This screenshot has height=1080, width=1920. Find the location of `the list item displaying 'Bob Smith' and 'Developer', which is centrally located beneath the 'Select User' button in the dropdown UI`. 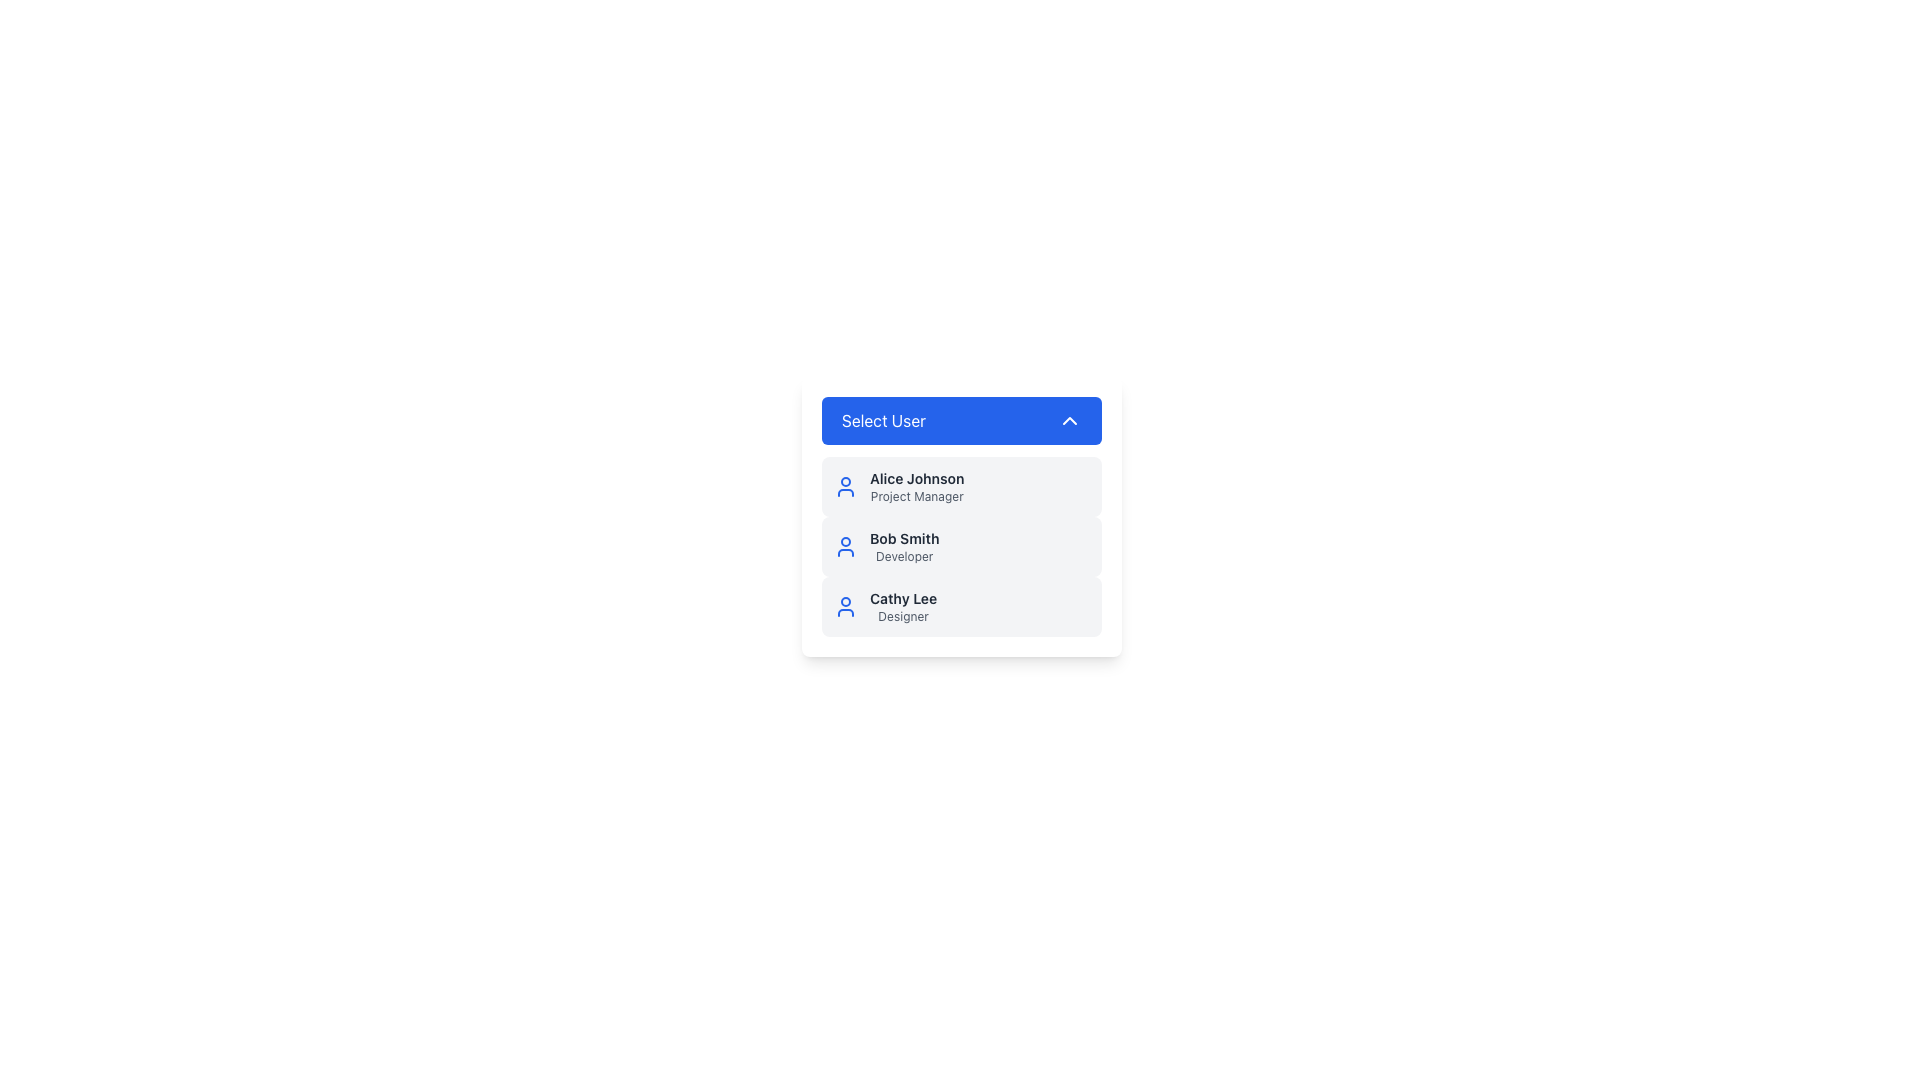

the list item displaying 'Bob Smith' and 'Developer', which is centrally located beneath the 'Select User' button in the dropdown UI is located at coordinates (961, 547).